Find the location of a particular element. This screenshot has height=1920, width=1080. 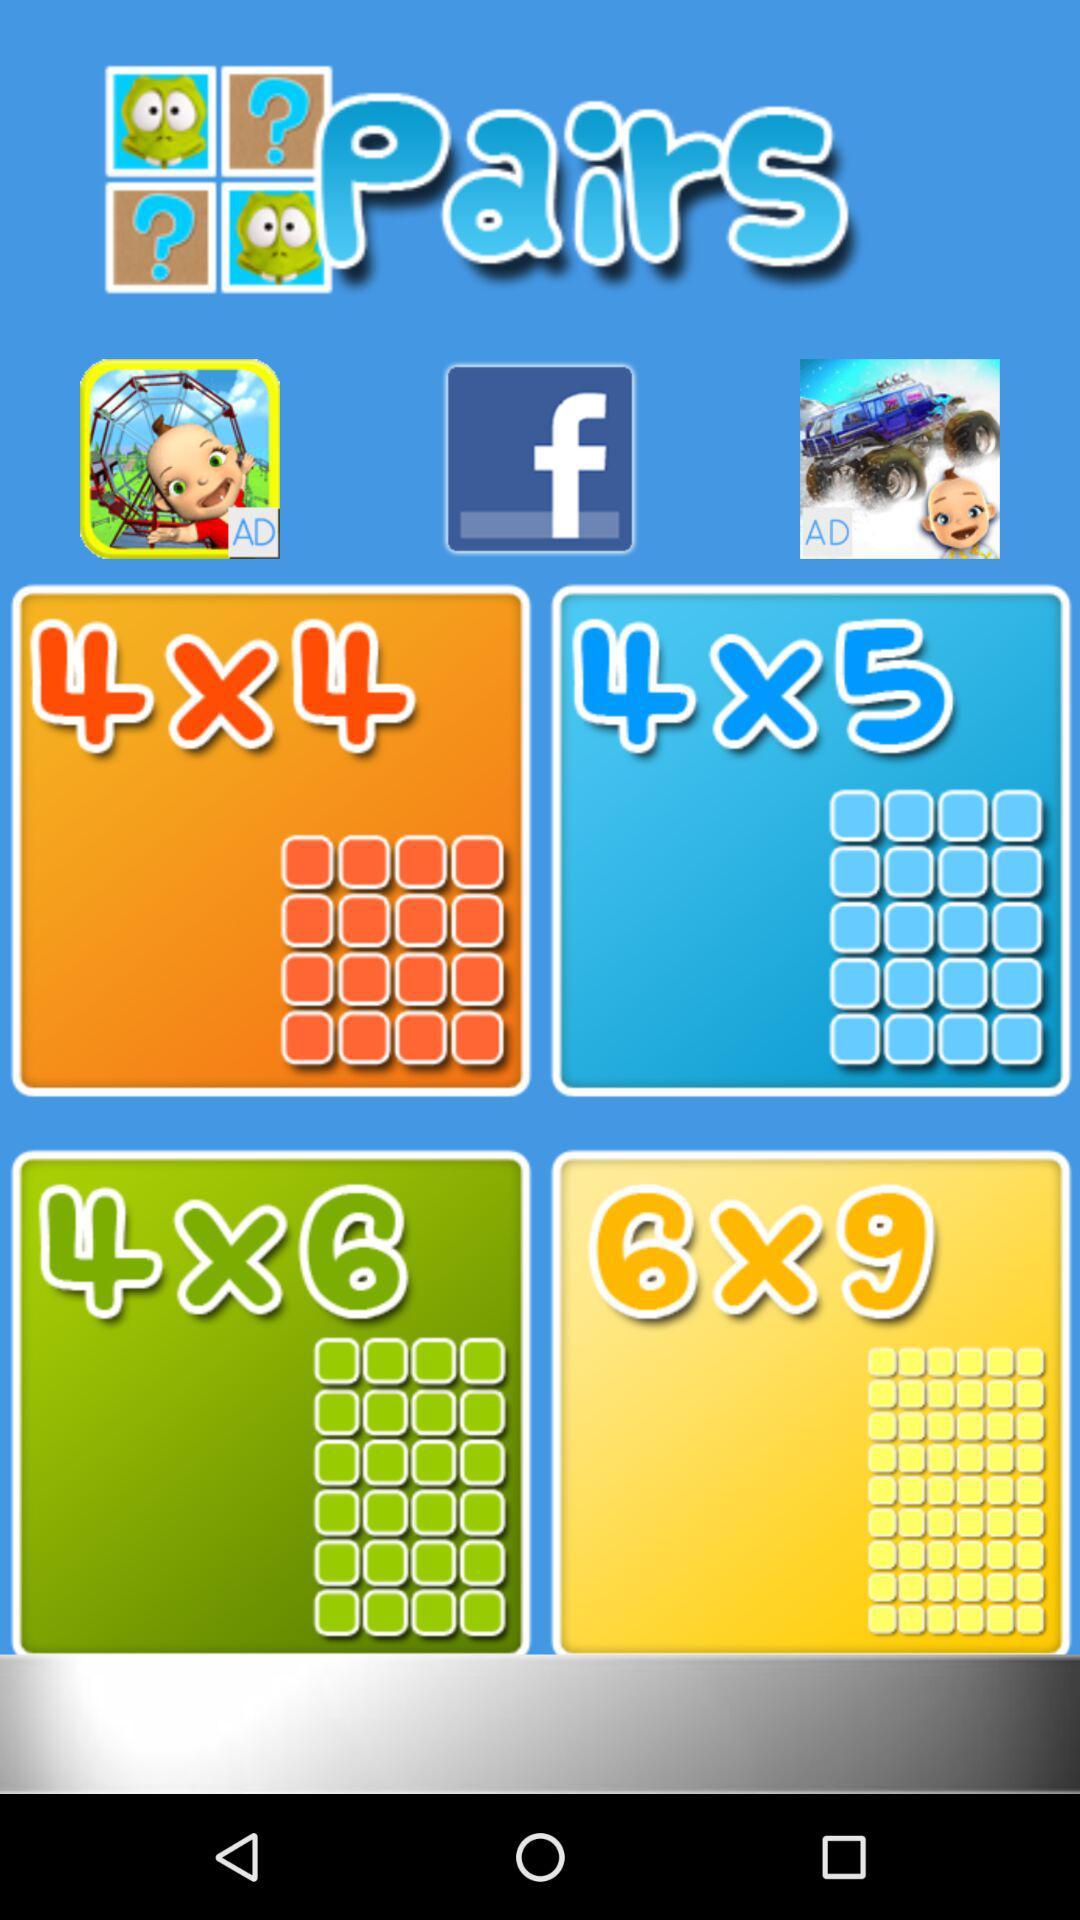

the one picture is located at coordinates (270, 1405).